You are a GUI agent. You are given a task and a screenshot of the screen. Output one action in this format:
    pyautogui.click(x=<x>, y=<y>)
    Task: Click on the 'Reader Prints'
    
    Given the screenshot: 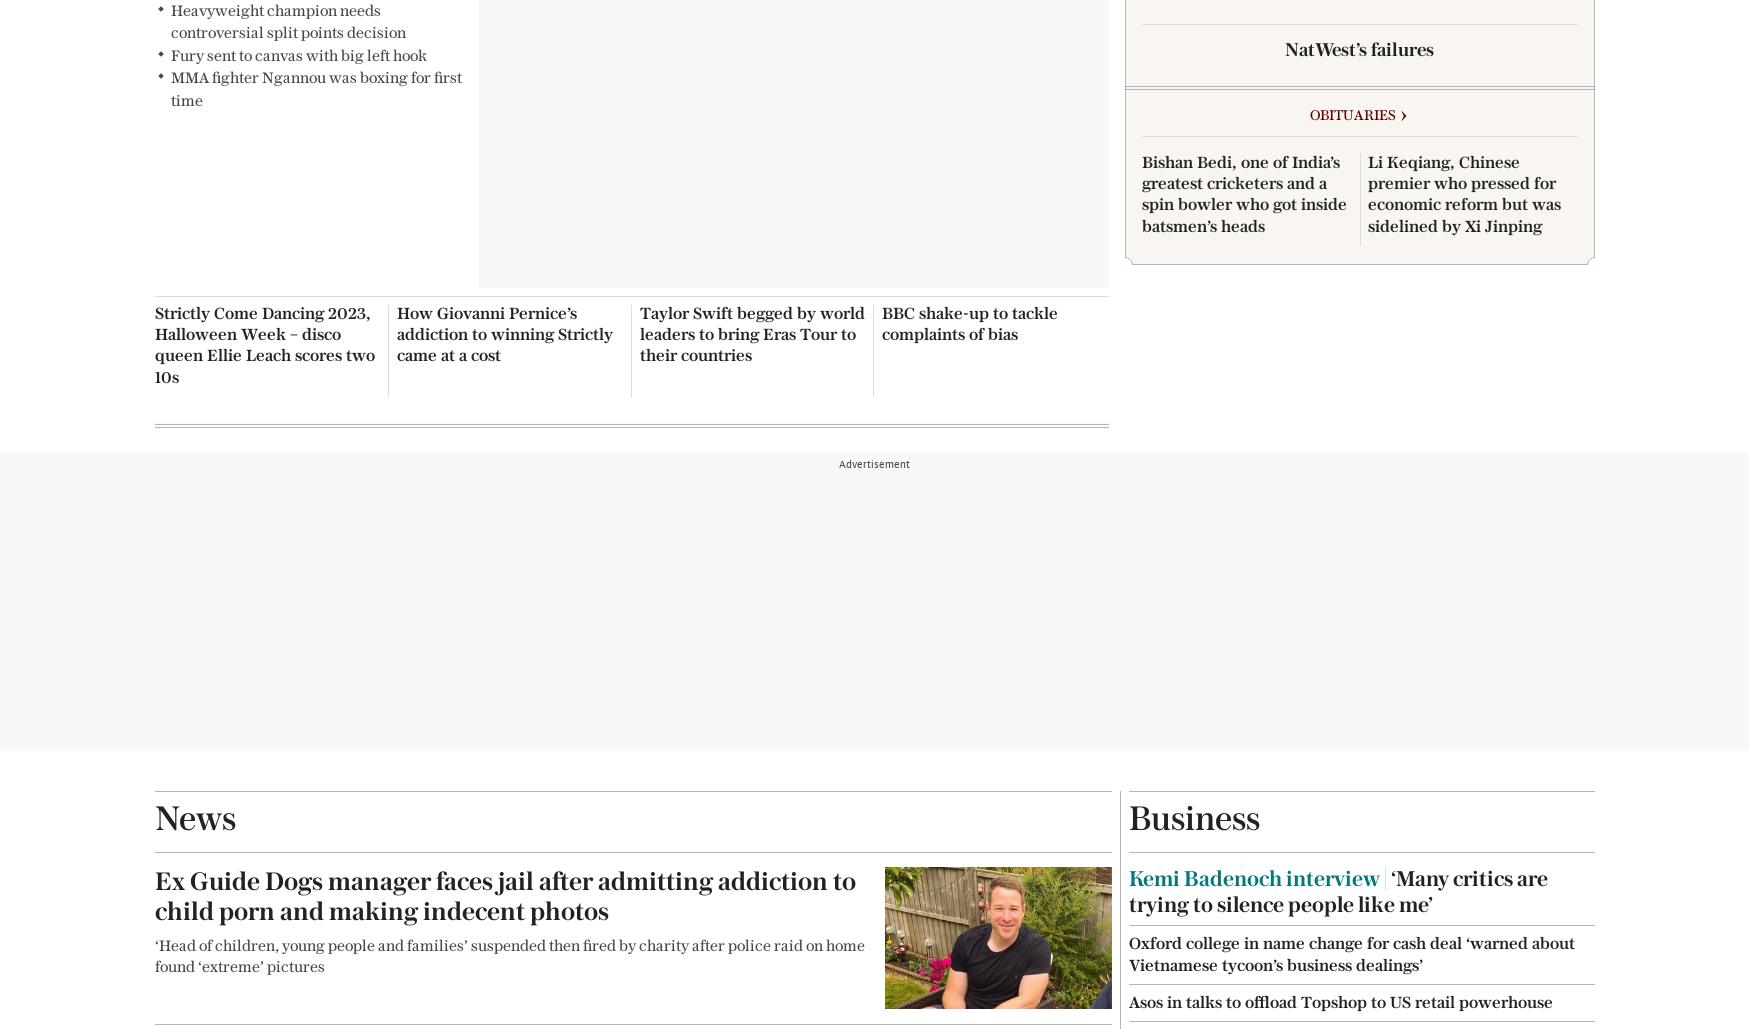 What is the action you would take?
    pyautogui.click(x=1119, y=54)
    